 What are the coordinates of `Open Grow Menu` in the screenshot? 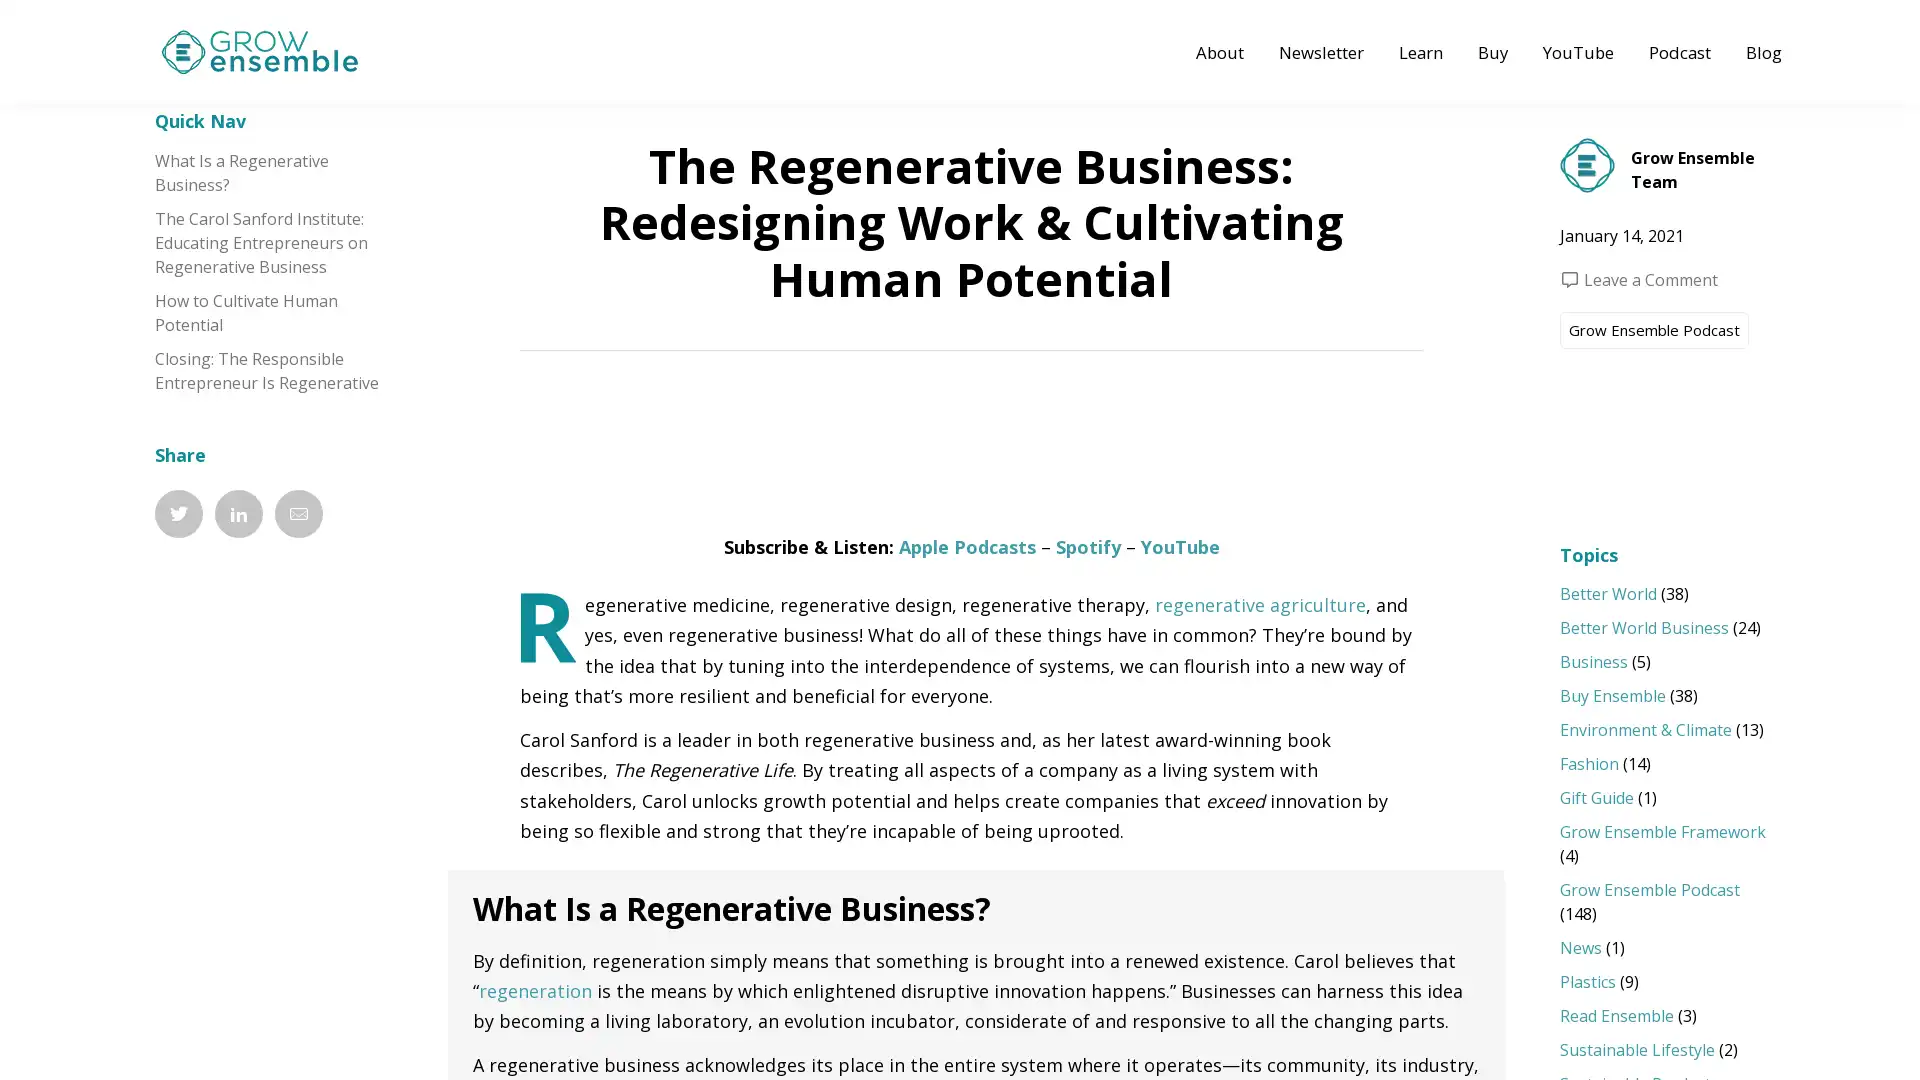 It's located at (1879, 1039).